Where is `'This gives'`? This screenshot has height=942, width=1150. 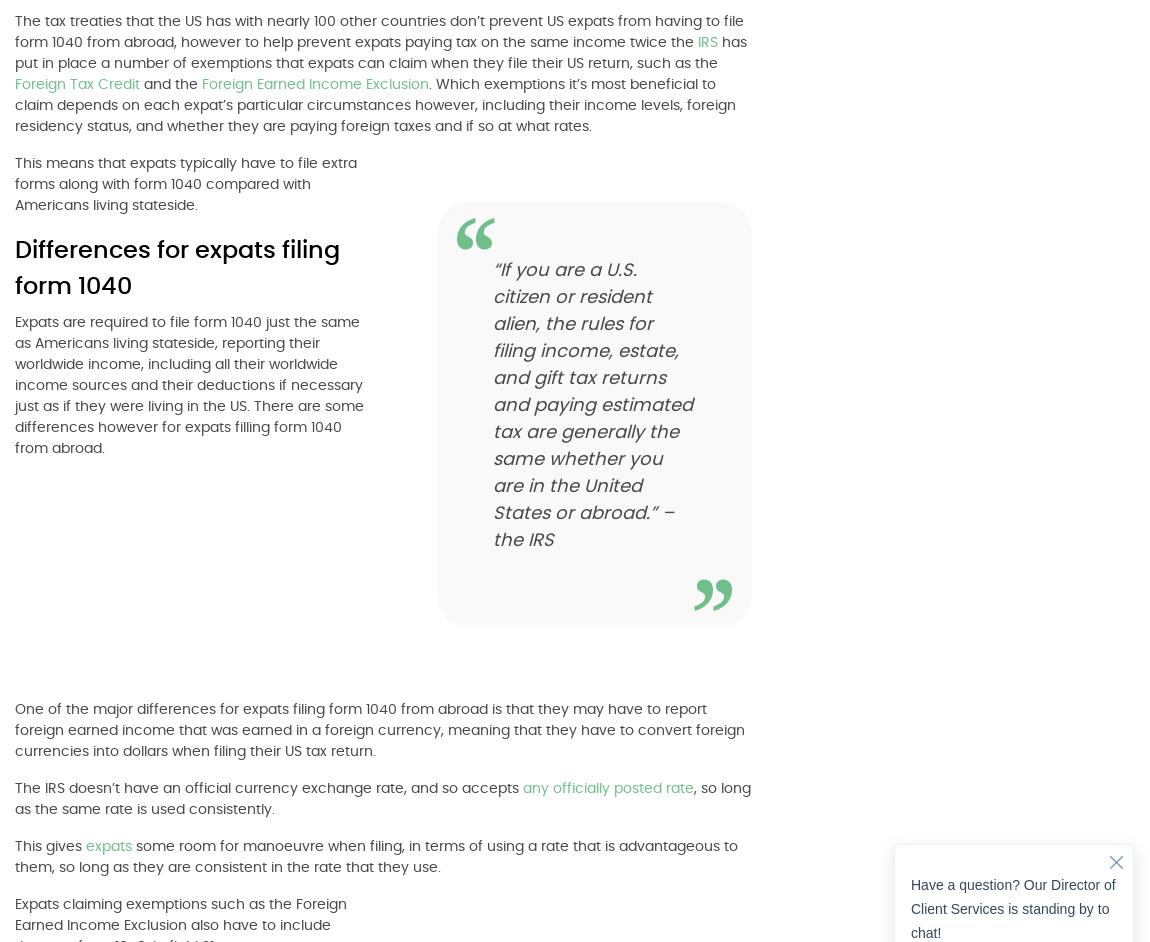 'This gives' is located at coordinates (49, 845).